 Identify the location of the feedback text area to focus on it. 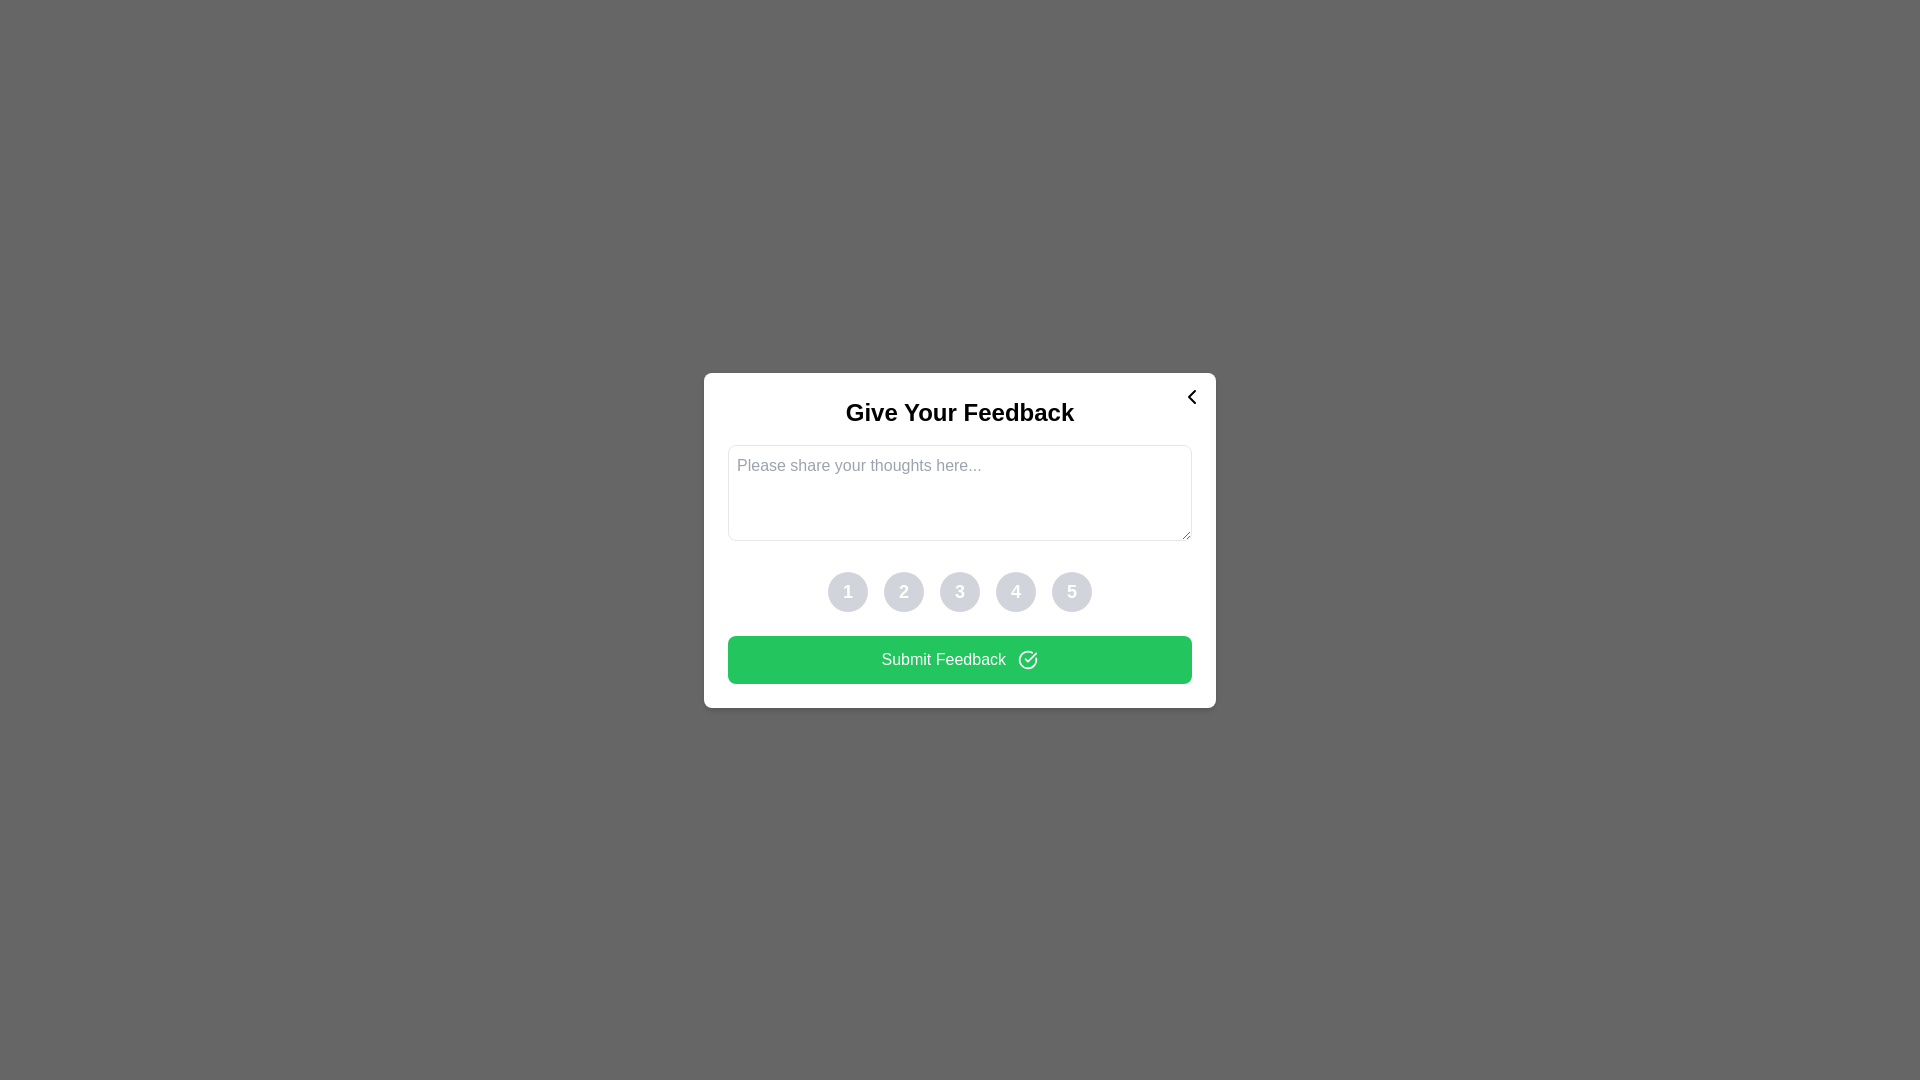
(960, 492).